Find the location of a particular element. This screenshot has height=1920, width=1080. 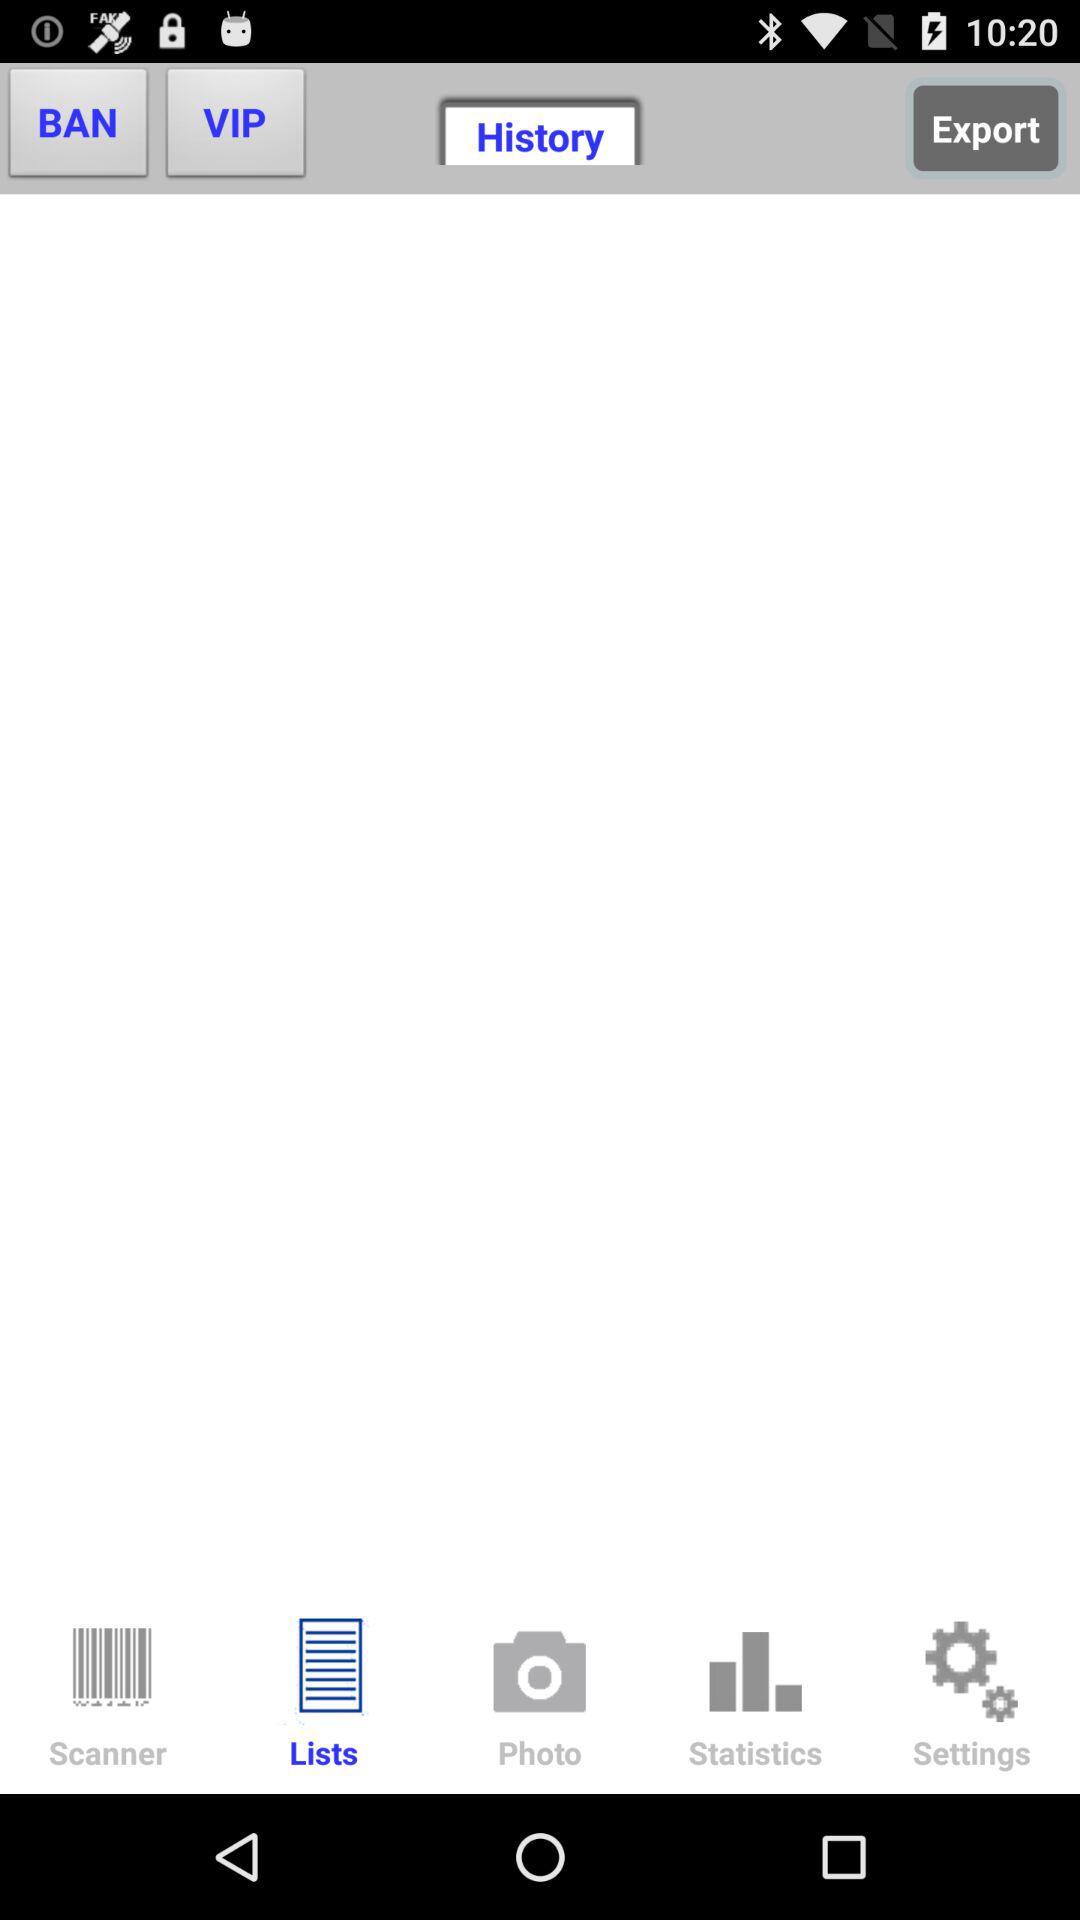

the item next to ban is located at coordinates (235, 127).